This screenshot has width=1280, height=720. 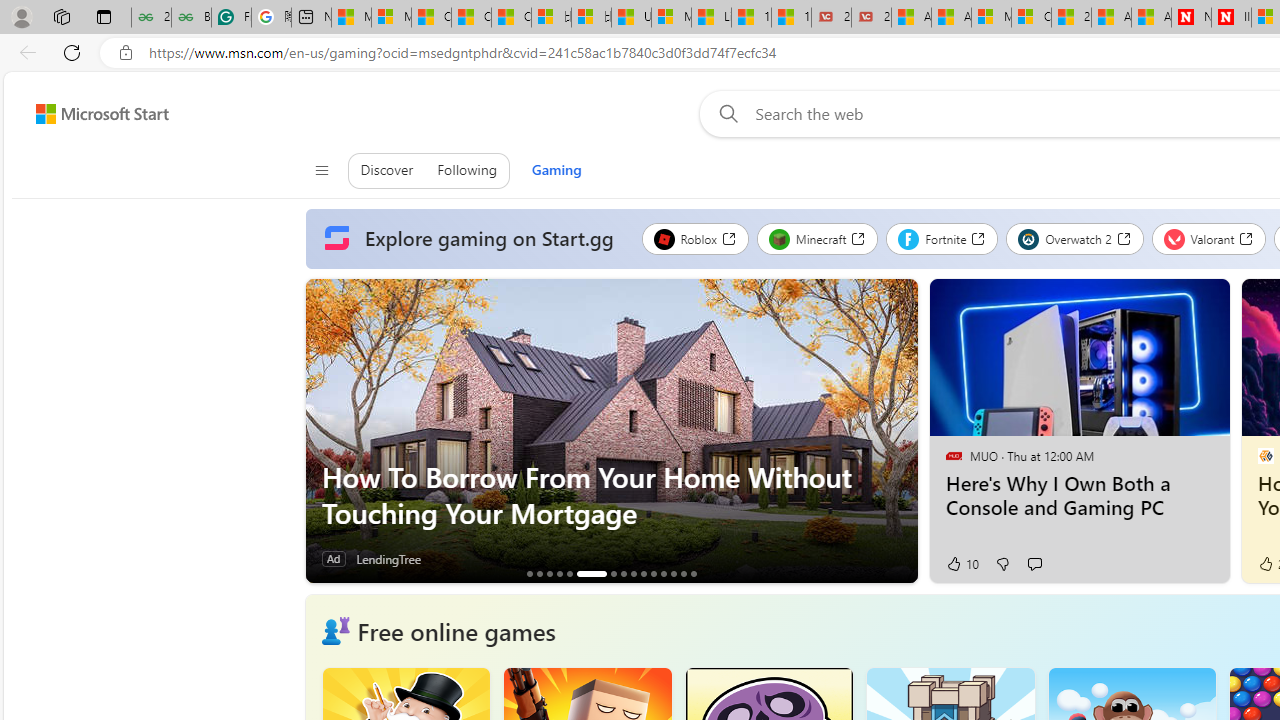 I want to click on '20 Ways to Boost Your Protein Intake at Every Meal', so click(x=1070, y=17).